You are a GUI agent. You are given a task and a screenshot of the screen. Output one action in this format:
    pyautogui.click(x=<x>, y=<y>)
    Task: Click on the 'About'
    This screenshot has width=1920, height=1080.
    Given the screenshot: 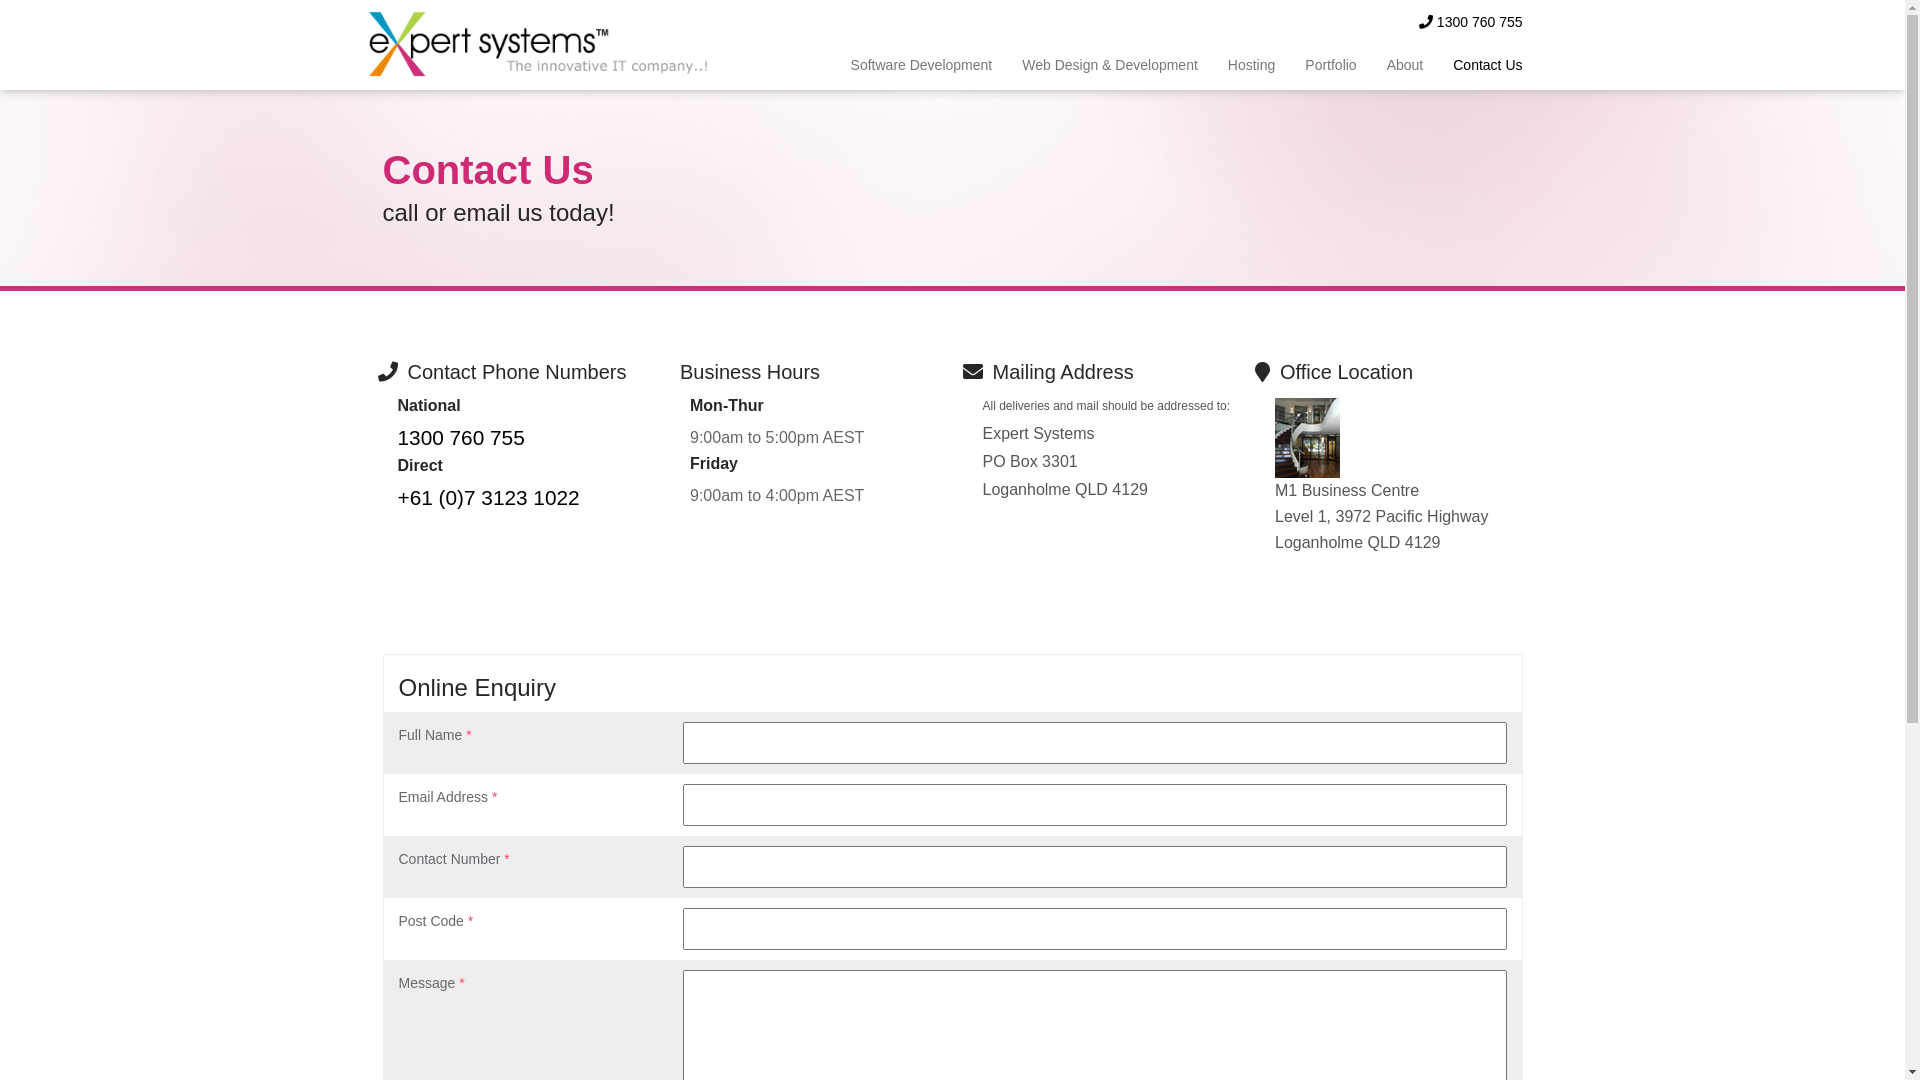 What is the action you would take?
    pyautogui.click(x=1404, y=64)
    